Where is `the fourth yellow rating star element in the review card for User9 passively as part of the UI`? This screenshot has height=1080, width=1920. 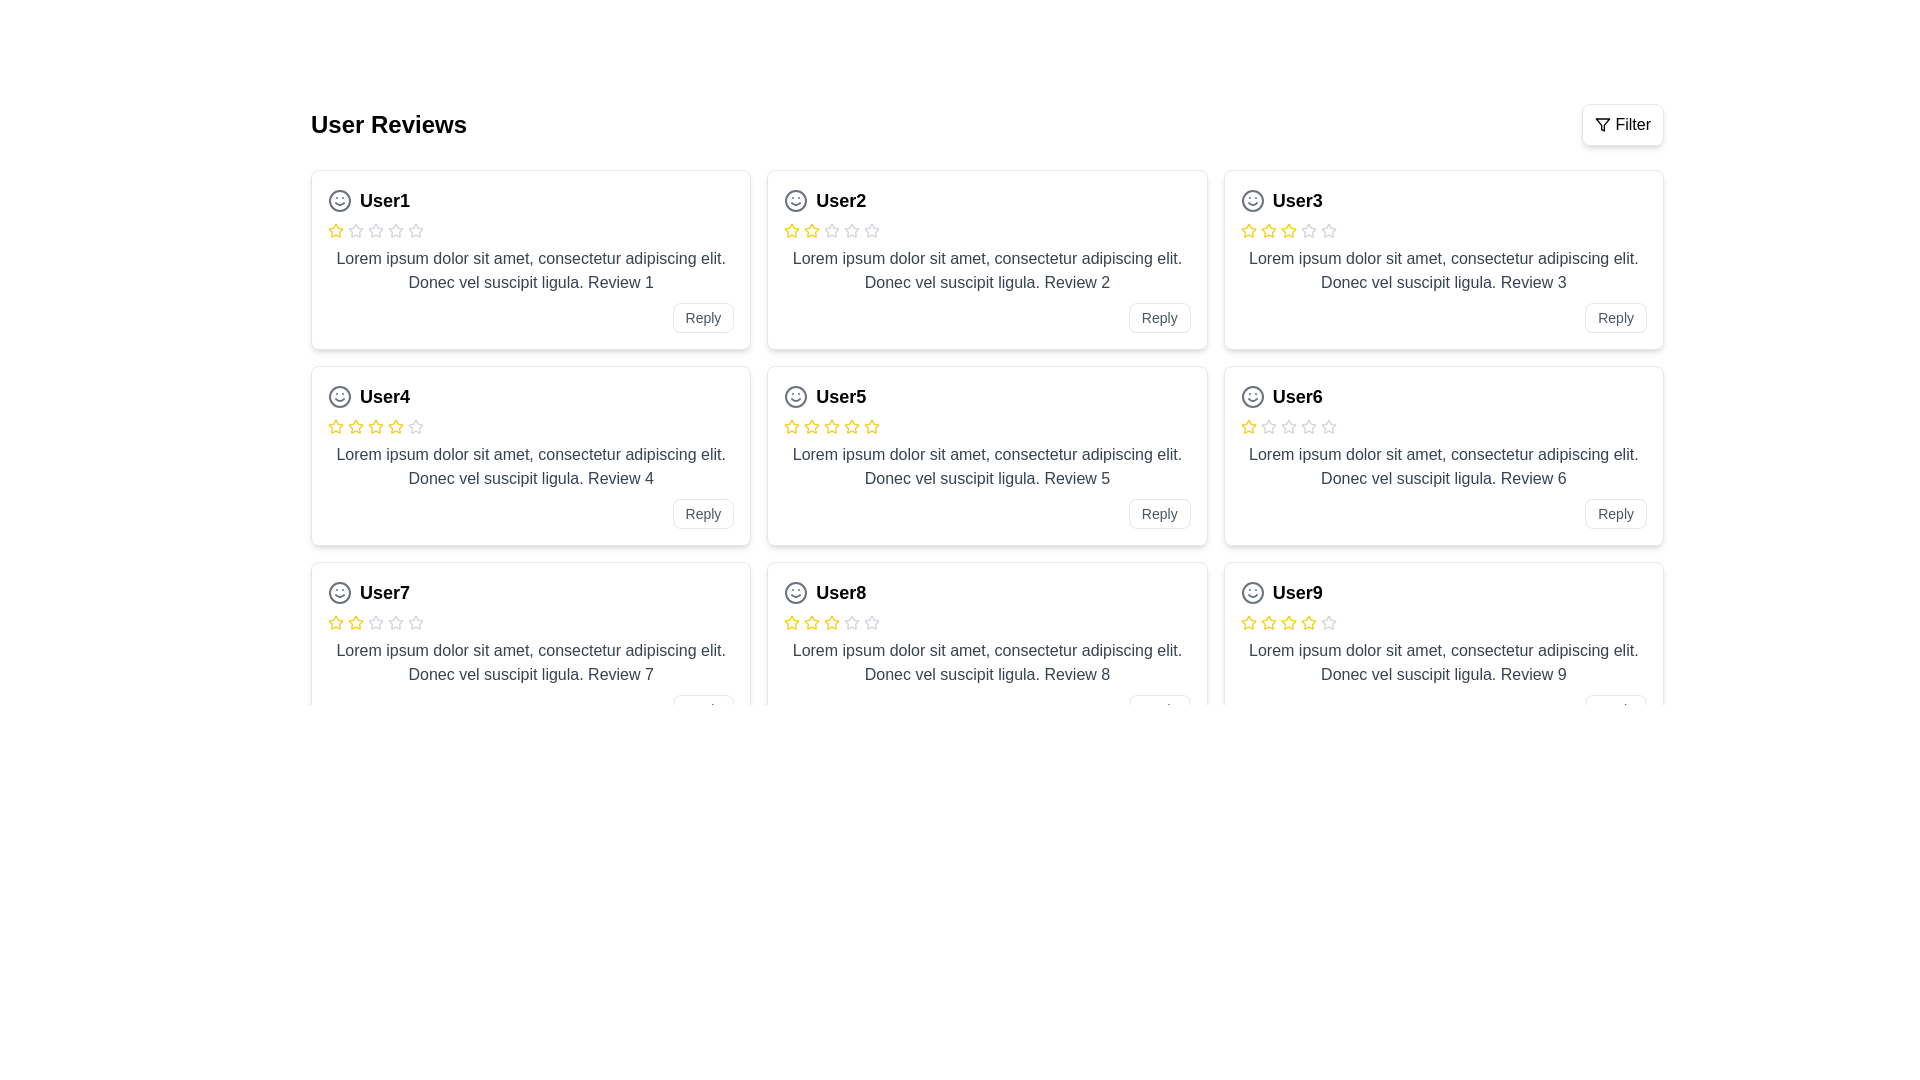
the fourth yellow rating star element in the review card for User9 passively as part of the UI is located at coordinates (1247, 621).